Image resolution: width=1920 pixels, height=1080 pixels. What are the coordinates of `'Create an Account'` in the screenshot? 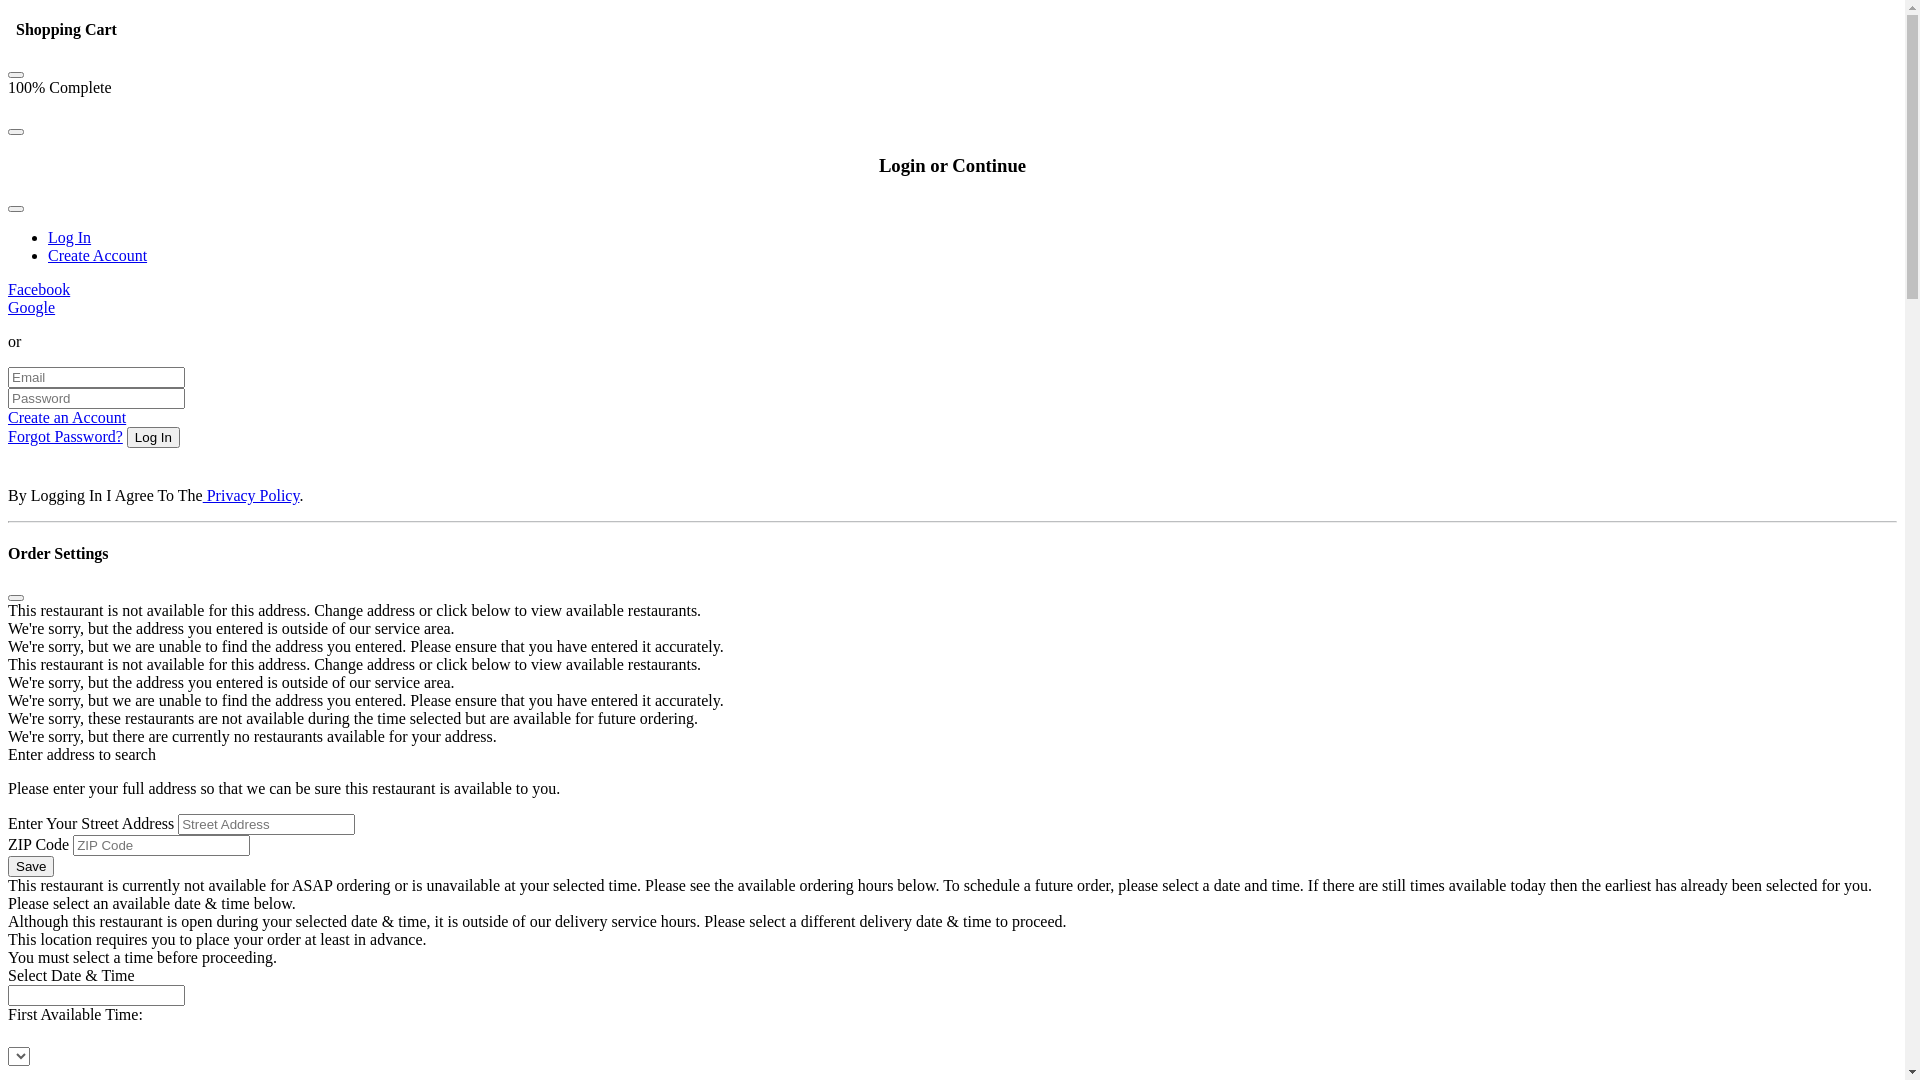 It's located at (67, 416).